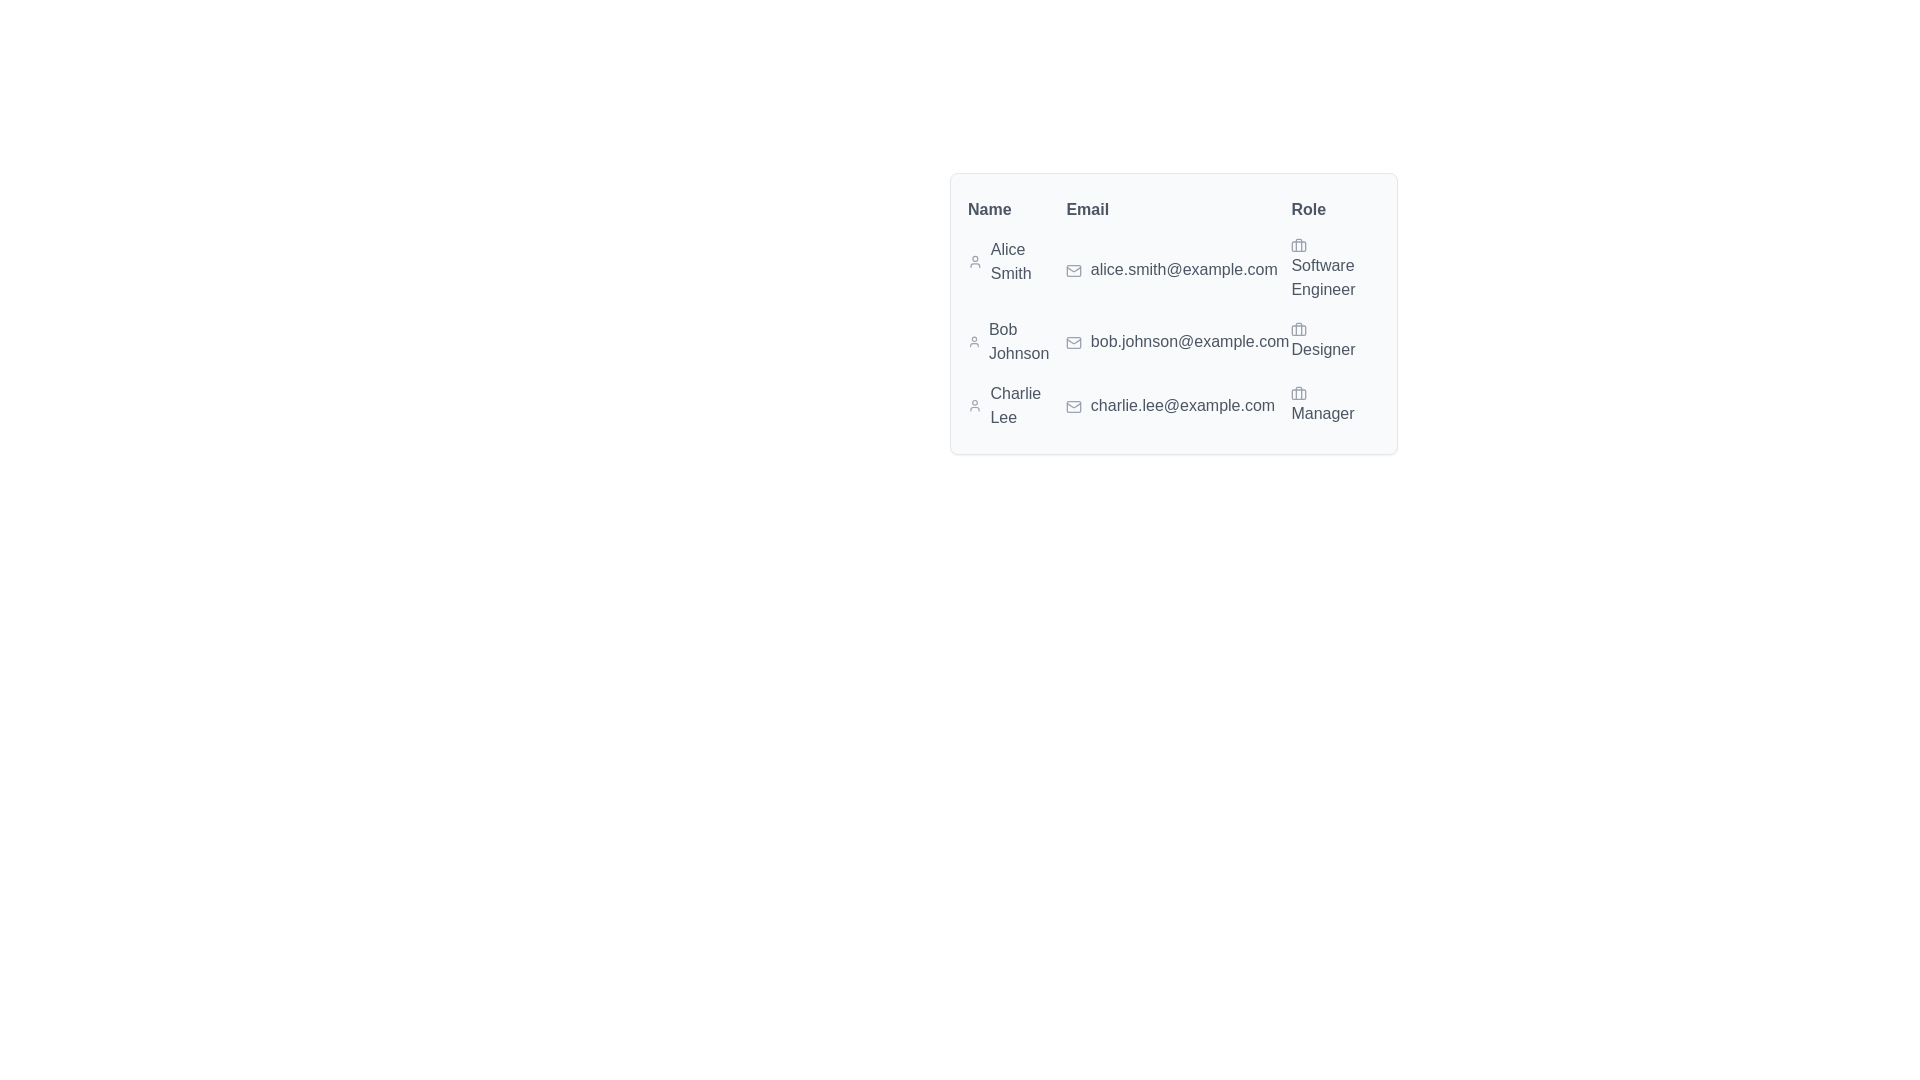  What do you see at coordinates (1174, 333) in the screenshot?
I see `the email display 'bob.johnson@example.com' located` at bounding box center [1174, 333].